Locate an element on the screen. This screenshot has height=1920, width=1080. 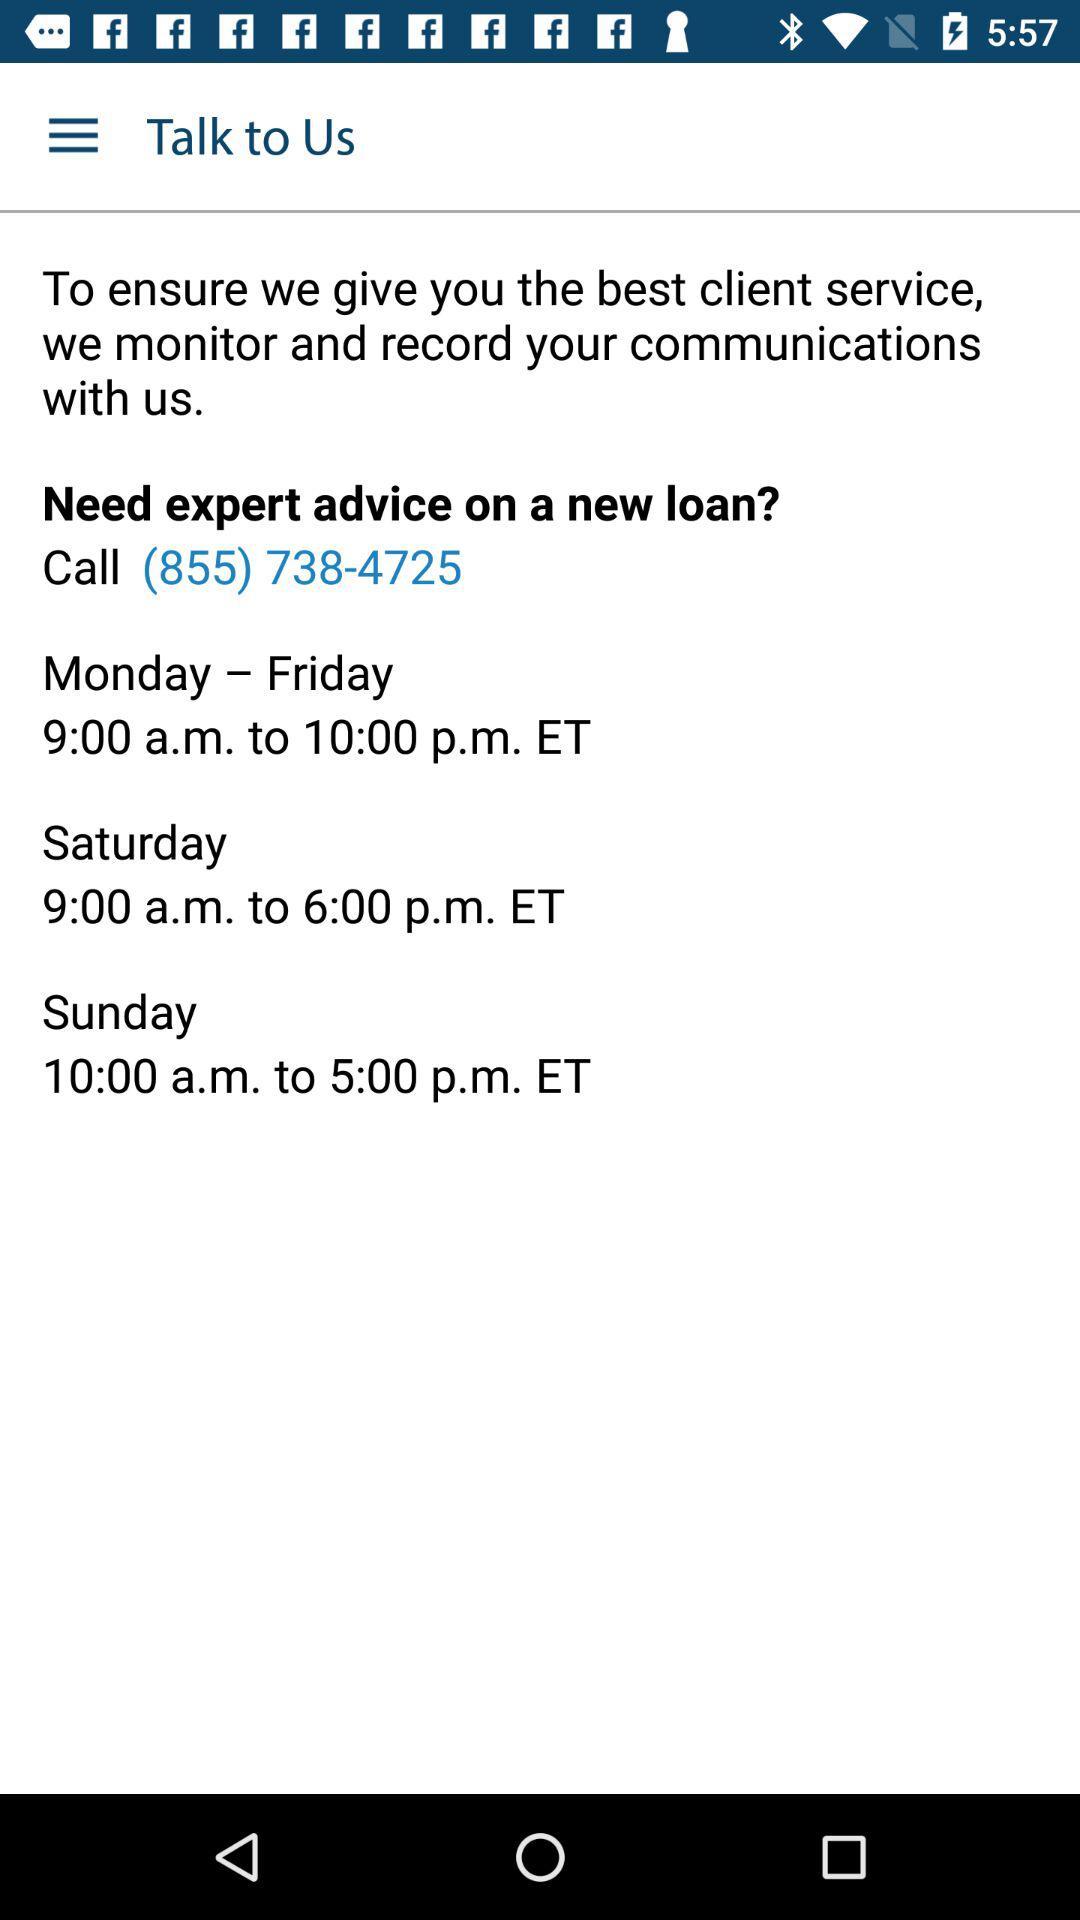
item to the right of the call item is located at coordinates (301, 564).